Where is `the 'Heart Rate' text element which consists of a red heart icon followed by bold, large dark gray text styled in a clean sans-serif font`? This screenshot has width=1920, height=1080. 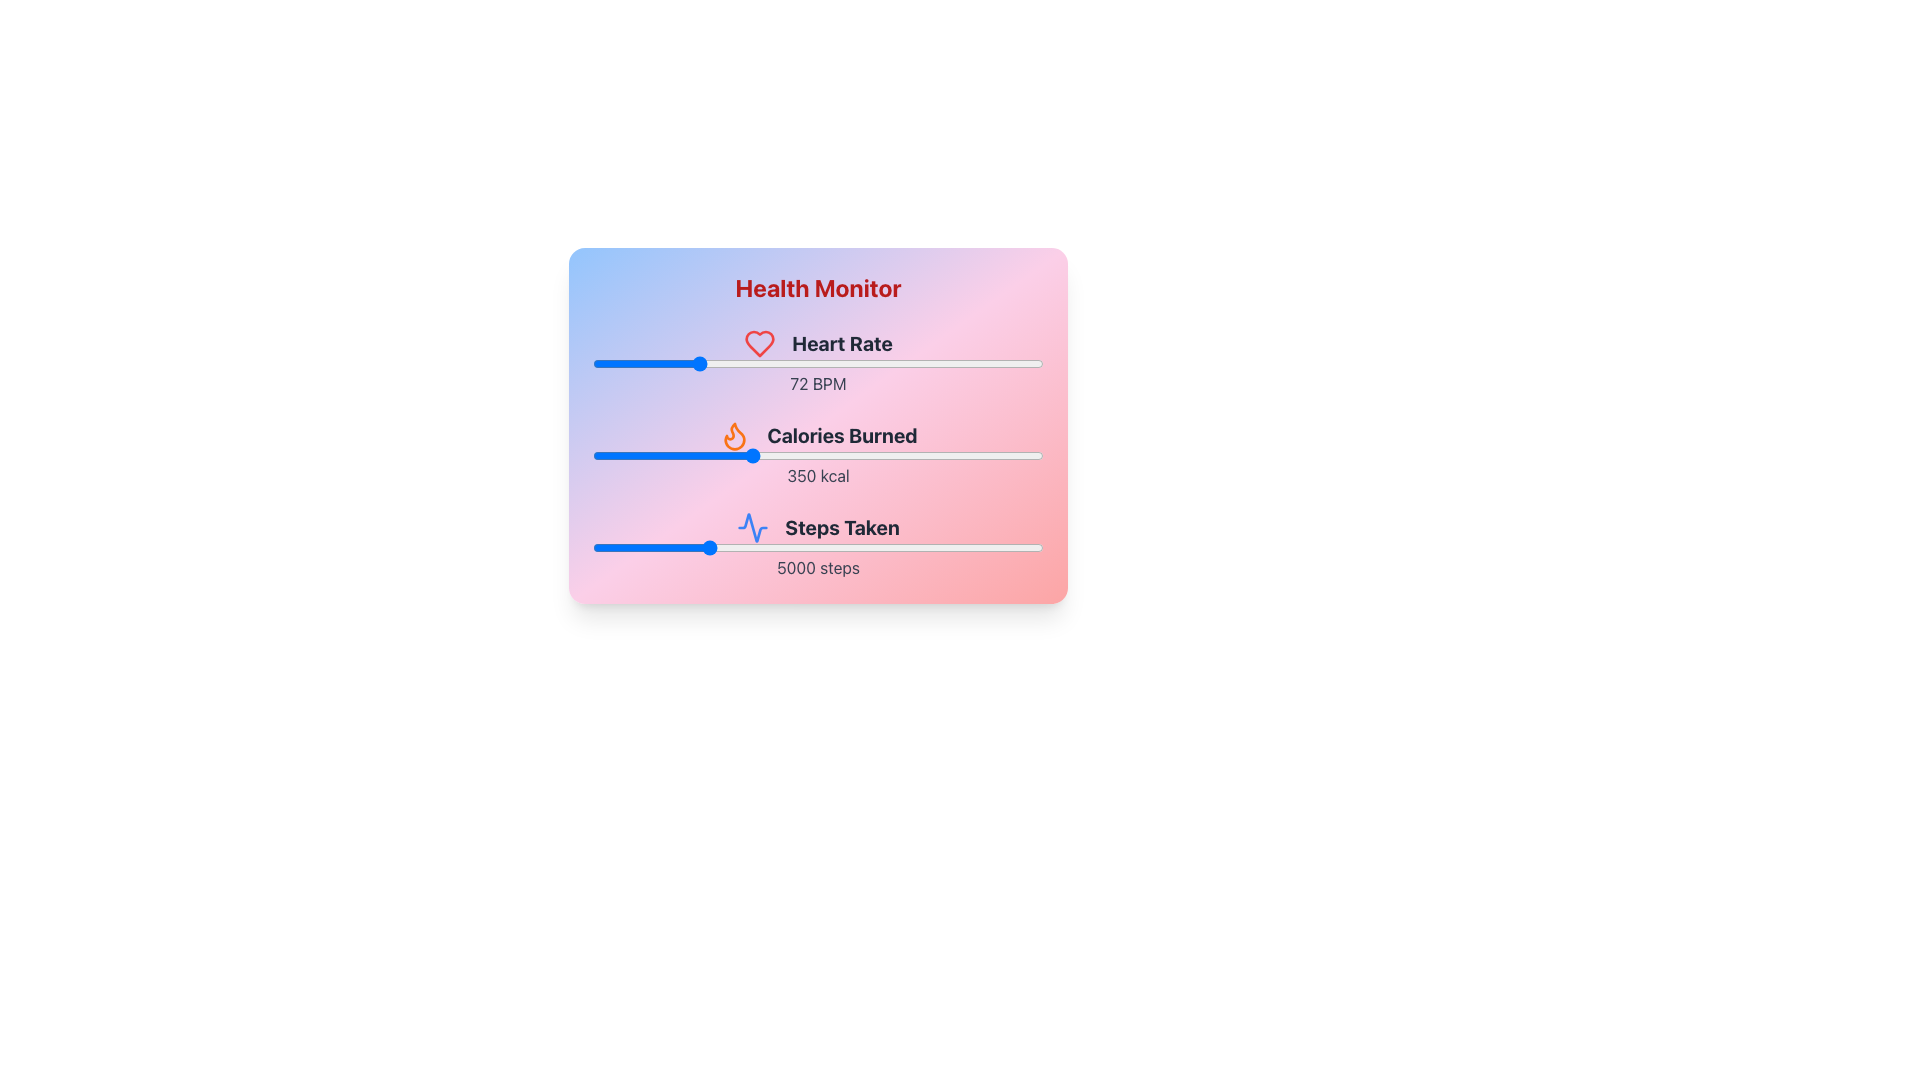
the 'Heart Rate' text element which consists of a red heart icon followed by bold, large dark gray text styled in a clean sans-serif font is located at coordinates (818, 342).